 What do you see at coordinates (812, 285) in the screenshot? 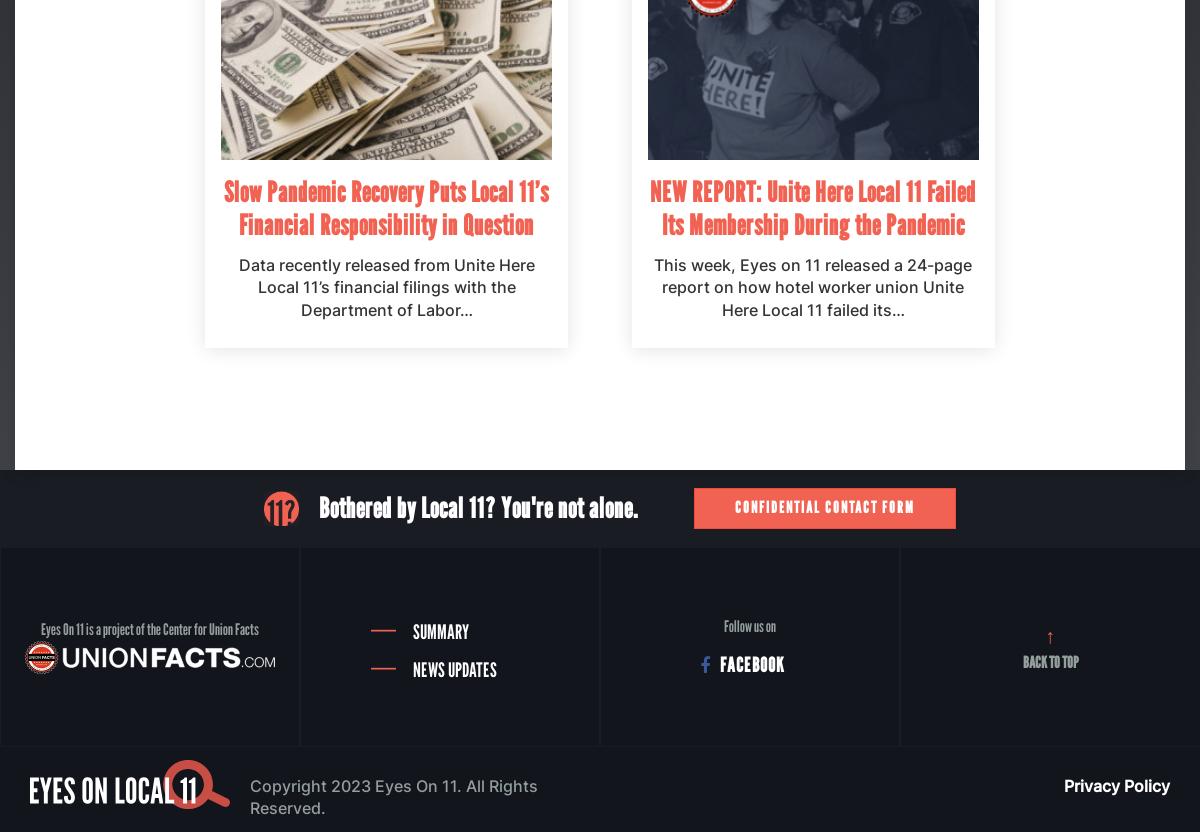
I see `'This week, Eyes on 11 released a 24-page report on how hotel worker union Unite Here Local 11 failed its…'` at bounding box center [812, 285].